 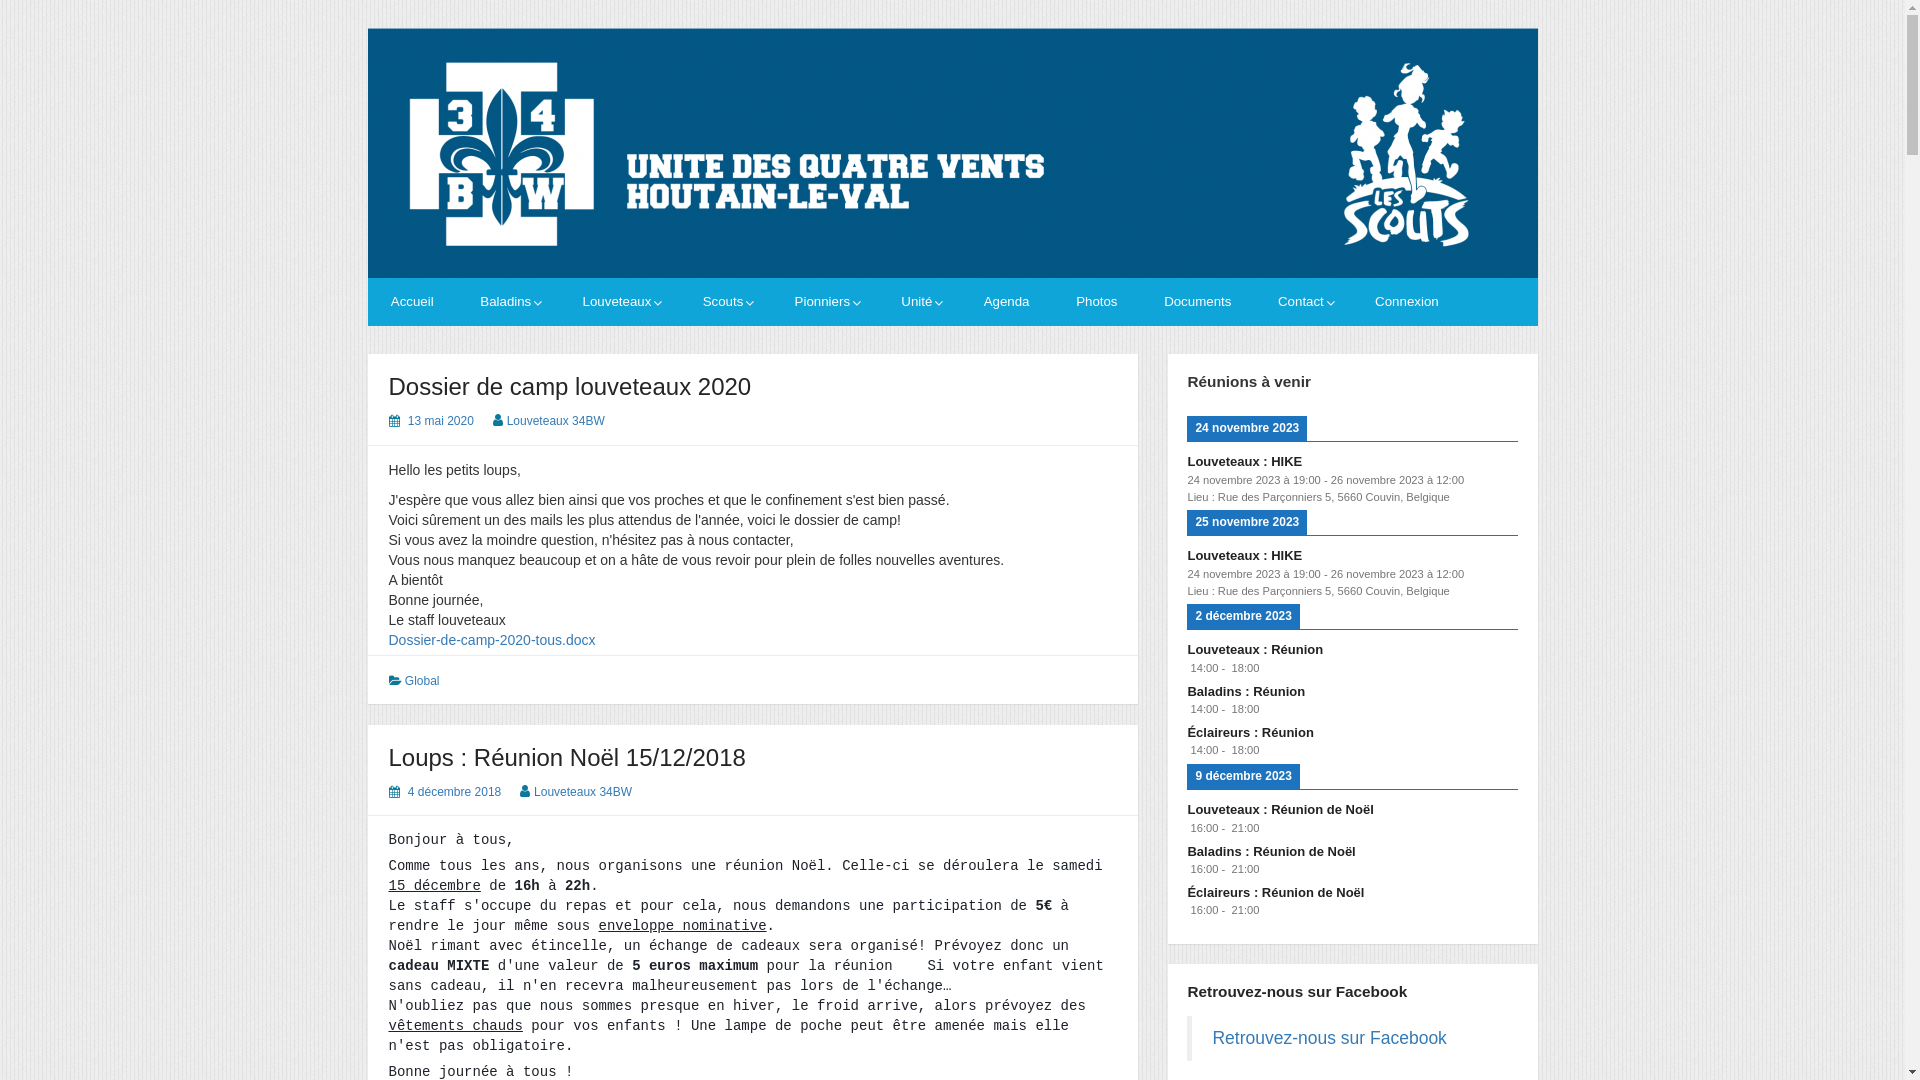 I want to click on 'Louveteaux', so click(x=568, y=301).